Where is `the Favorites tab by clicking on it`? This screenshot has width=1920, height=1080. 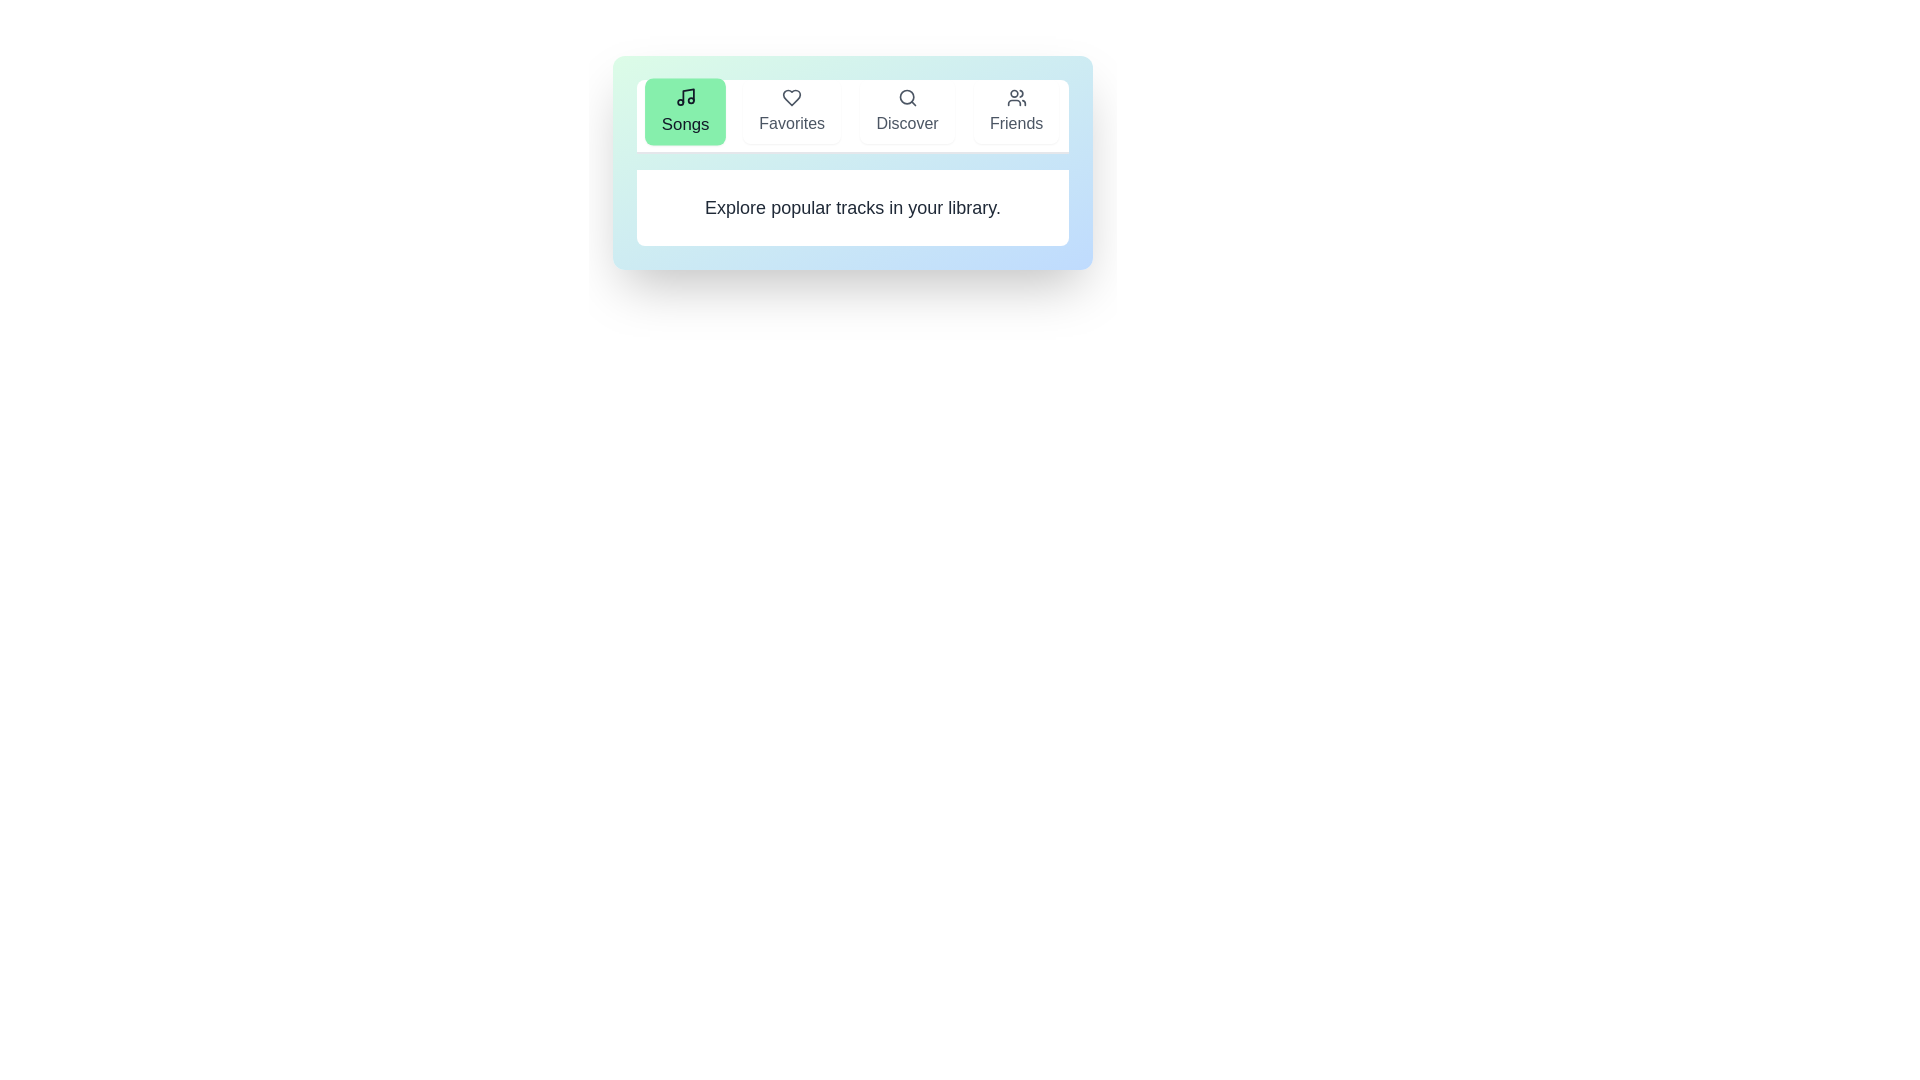
the Favorites tab by clicking on it is located at coordinates (791, 111).